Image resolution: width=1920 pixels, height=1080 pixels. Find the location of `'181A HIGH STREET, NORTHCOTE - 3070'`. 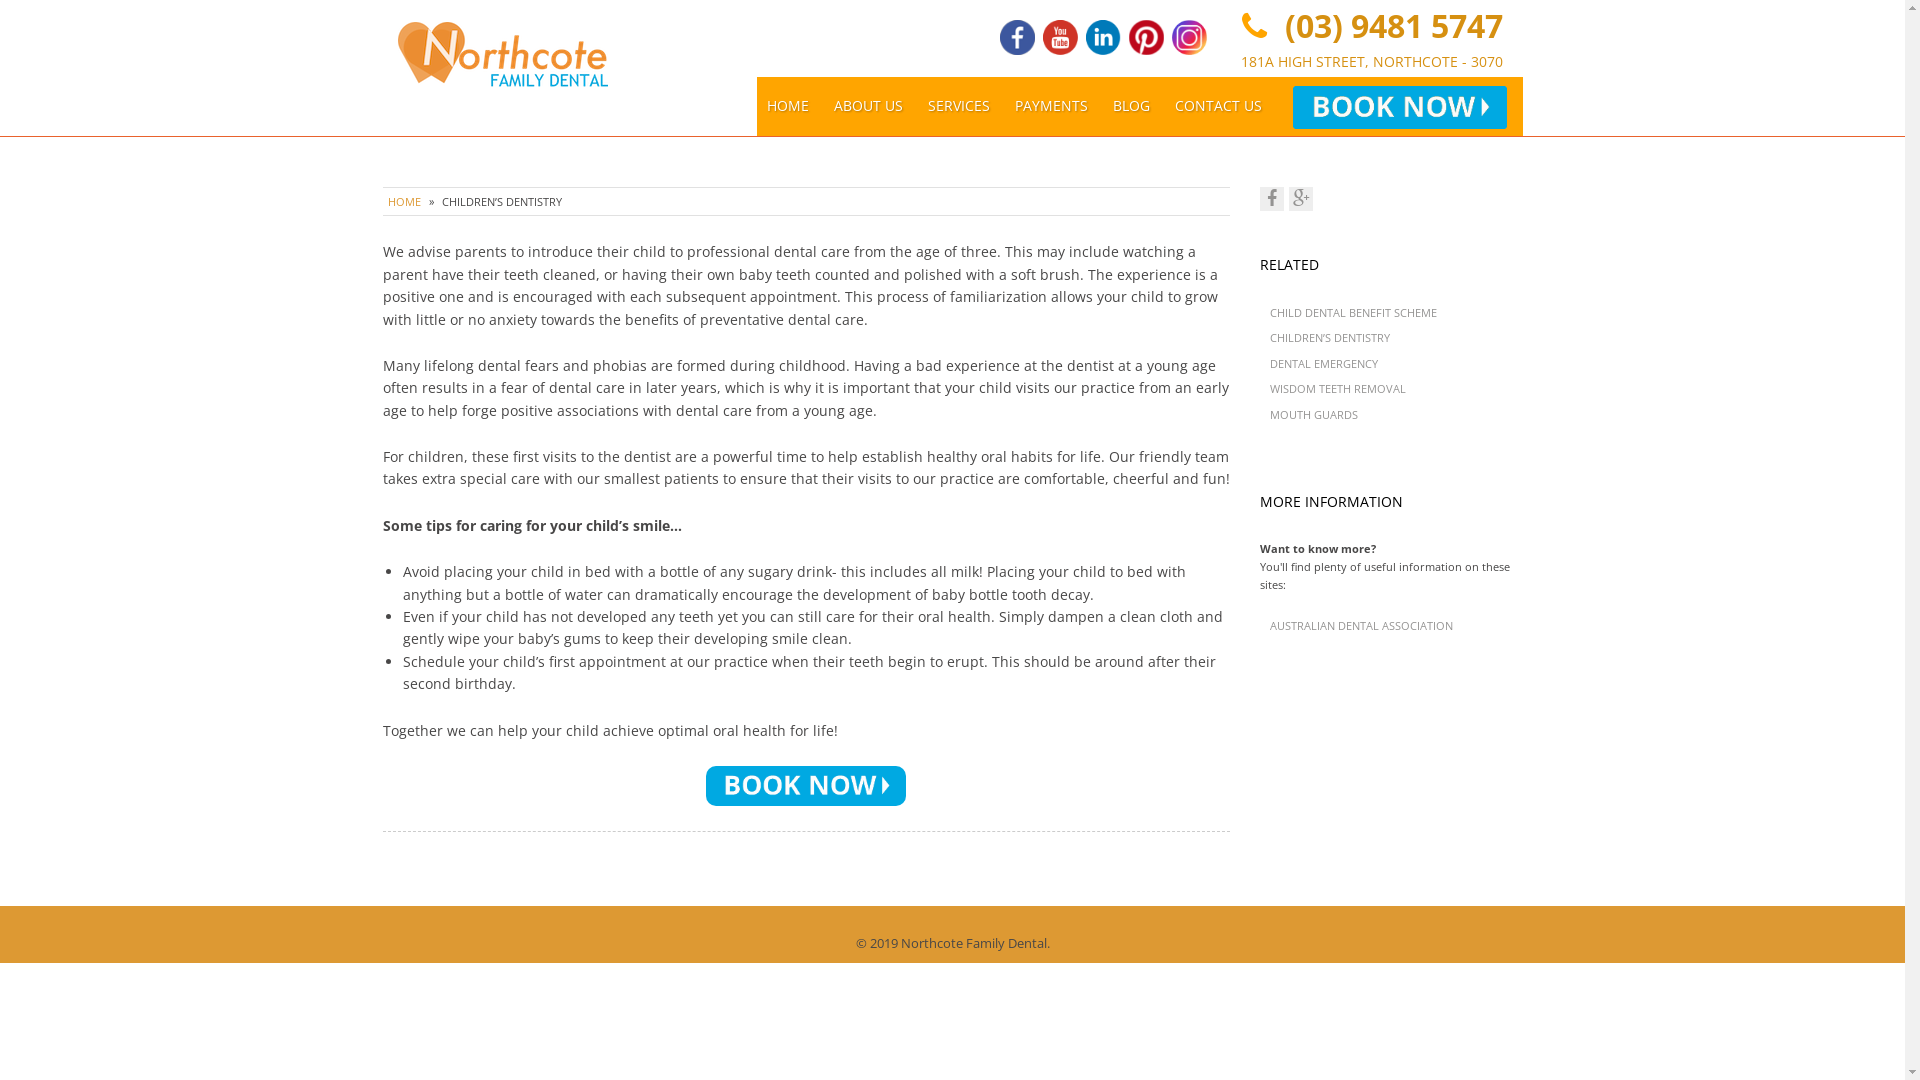

'181A HIGH STREET, NORTHCOTE - 3070' is located at coordinates (1370, 60).